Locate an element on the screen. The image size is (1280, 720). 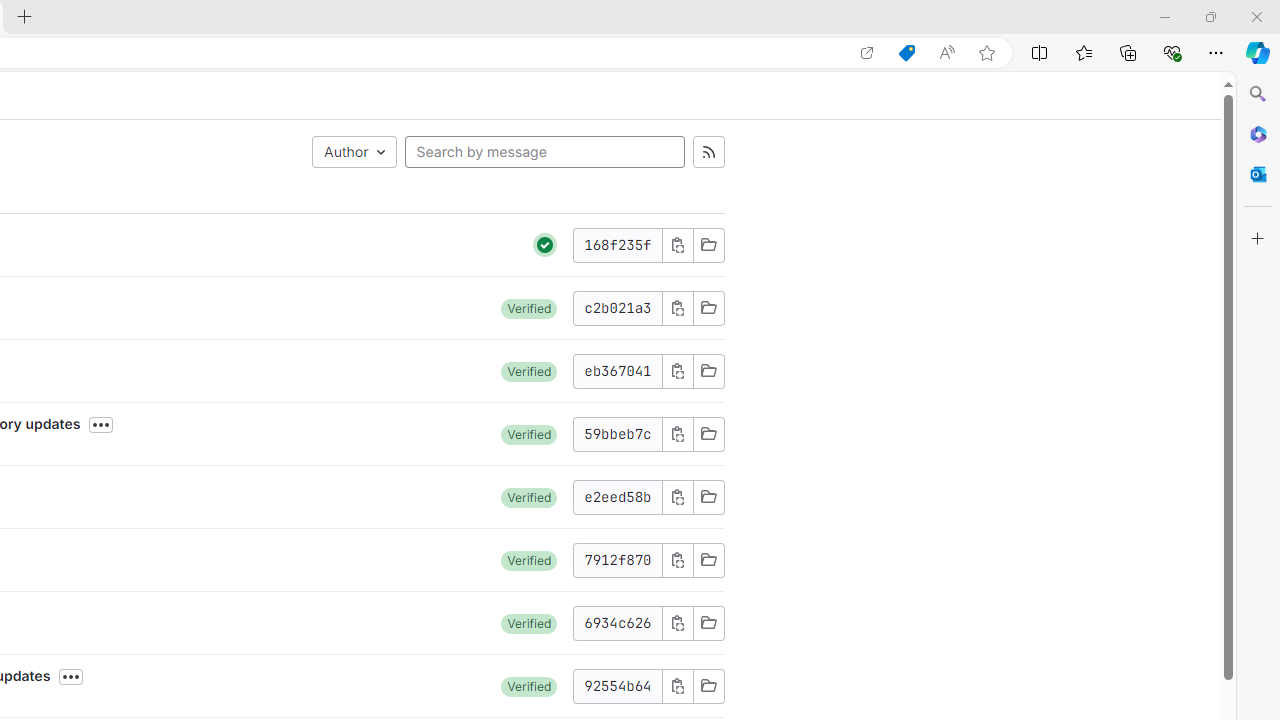
'Class: s16 gl-icon gl-button-icon ' is located at coordinates (677, 685).